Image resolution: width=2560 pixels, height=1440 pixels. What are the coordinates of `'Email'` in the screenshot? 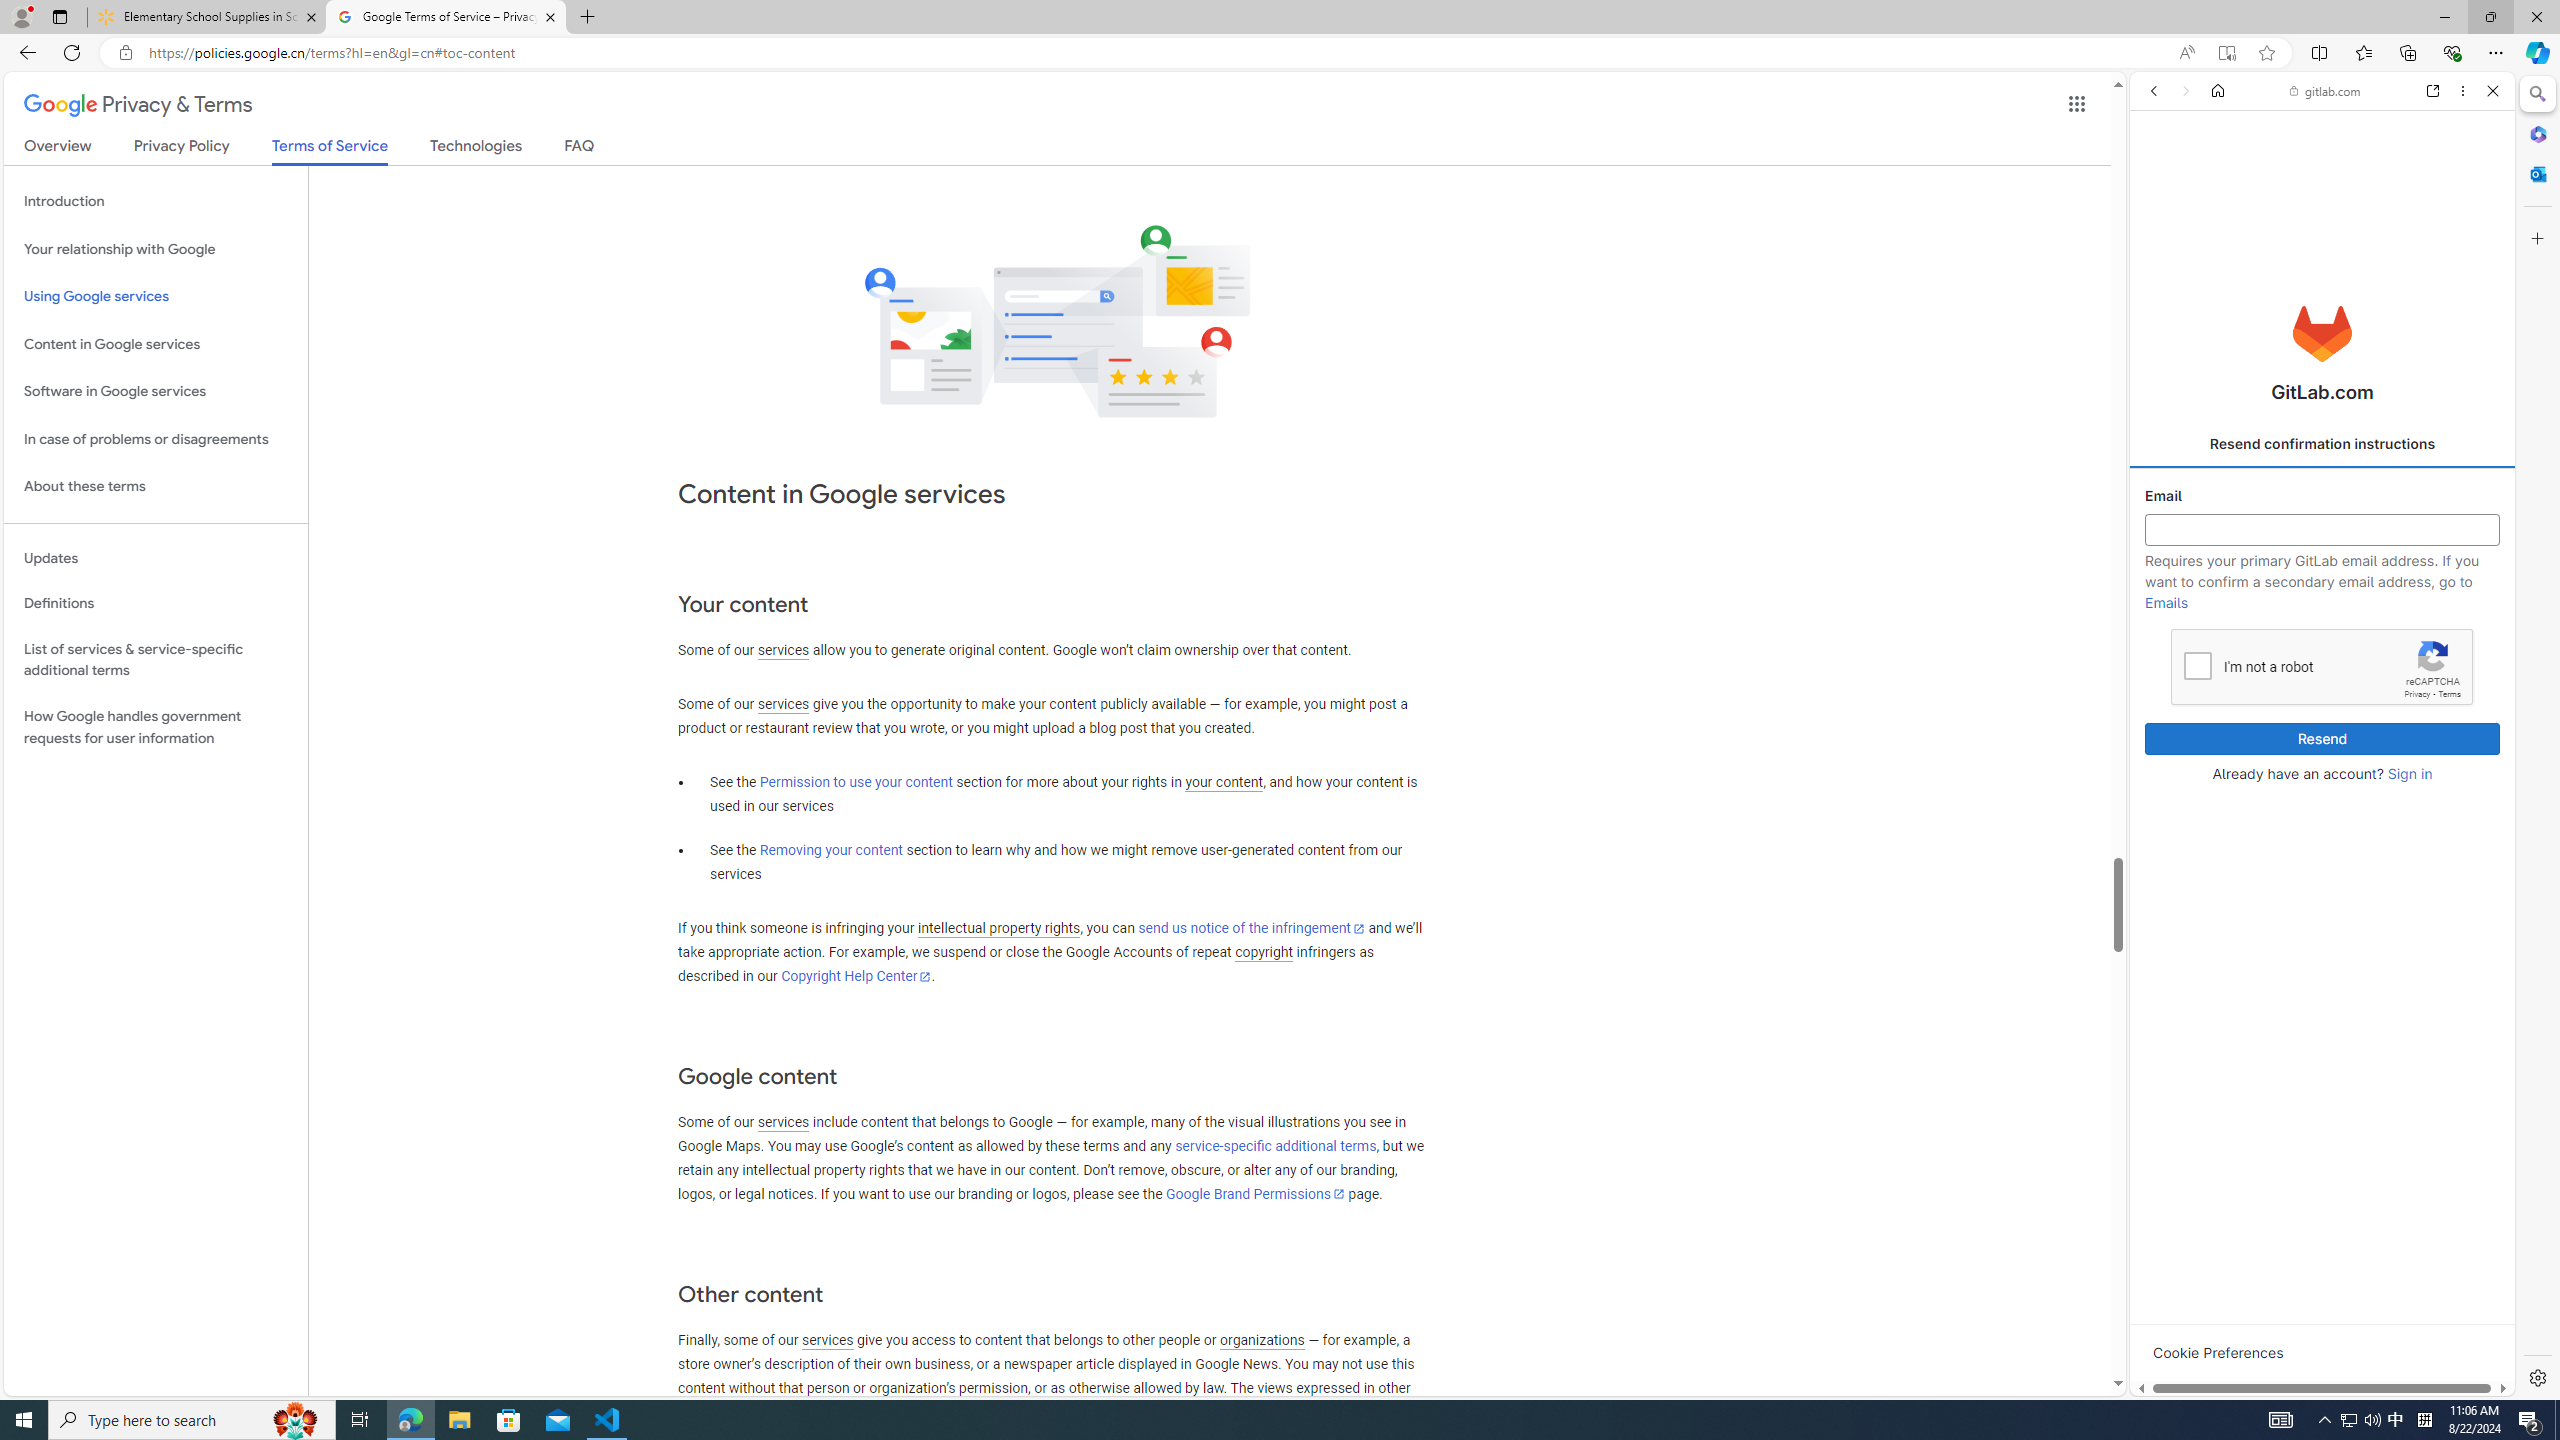 It's located at (2323, 529).